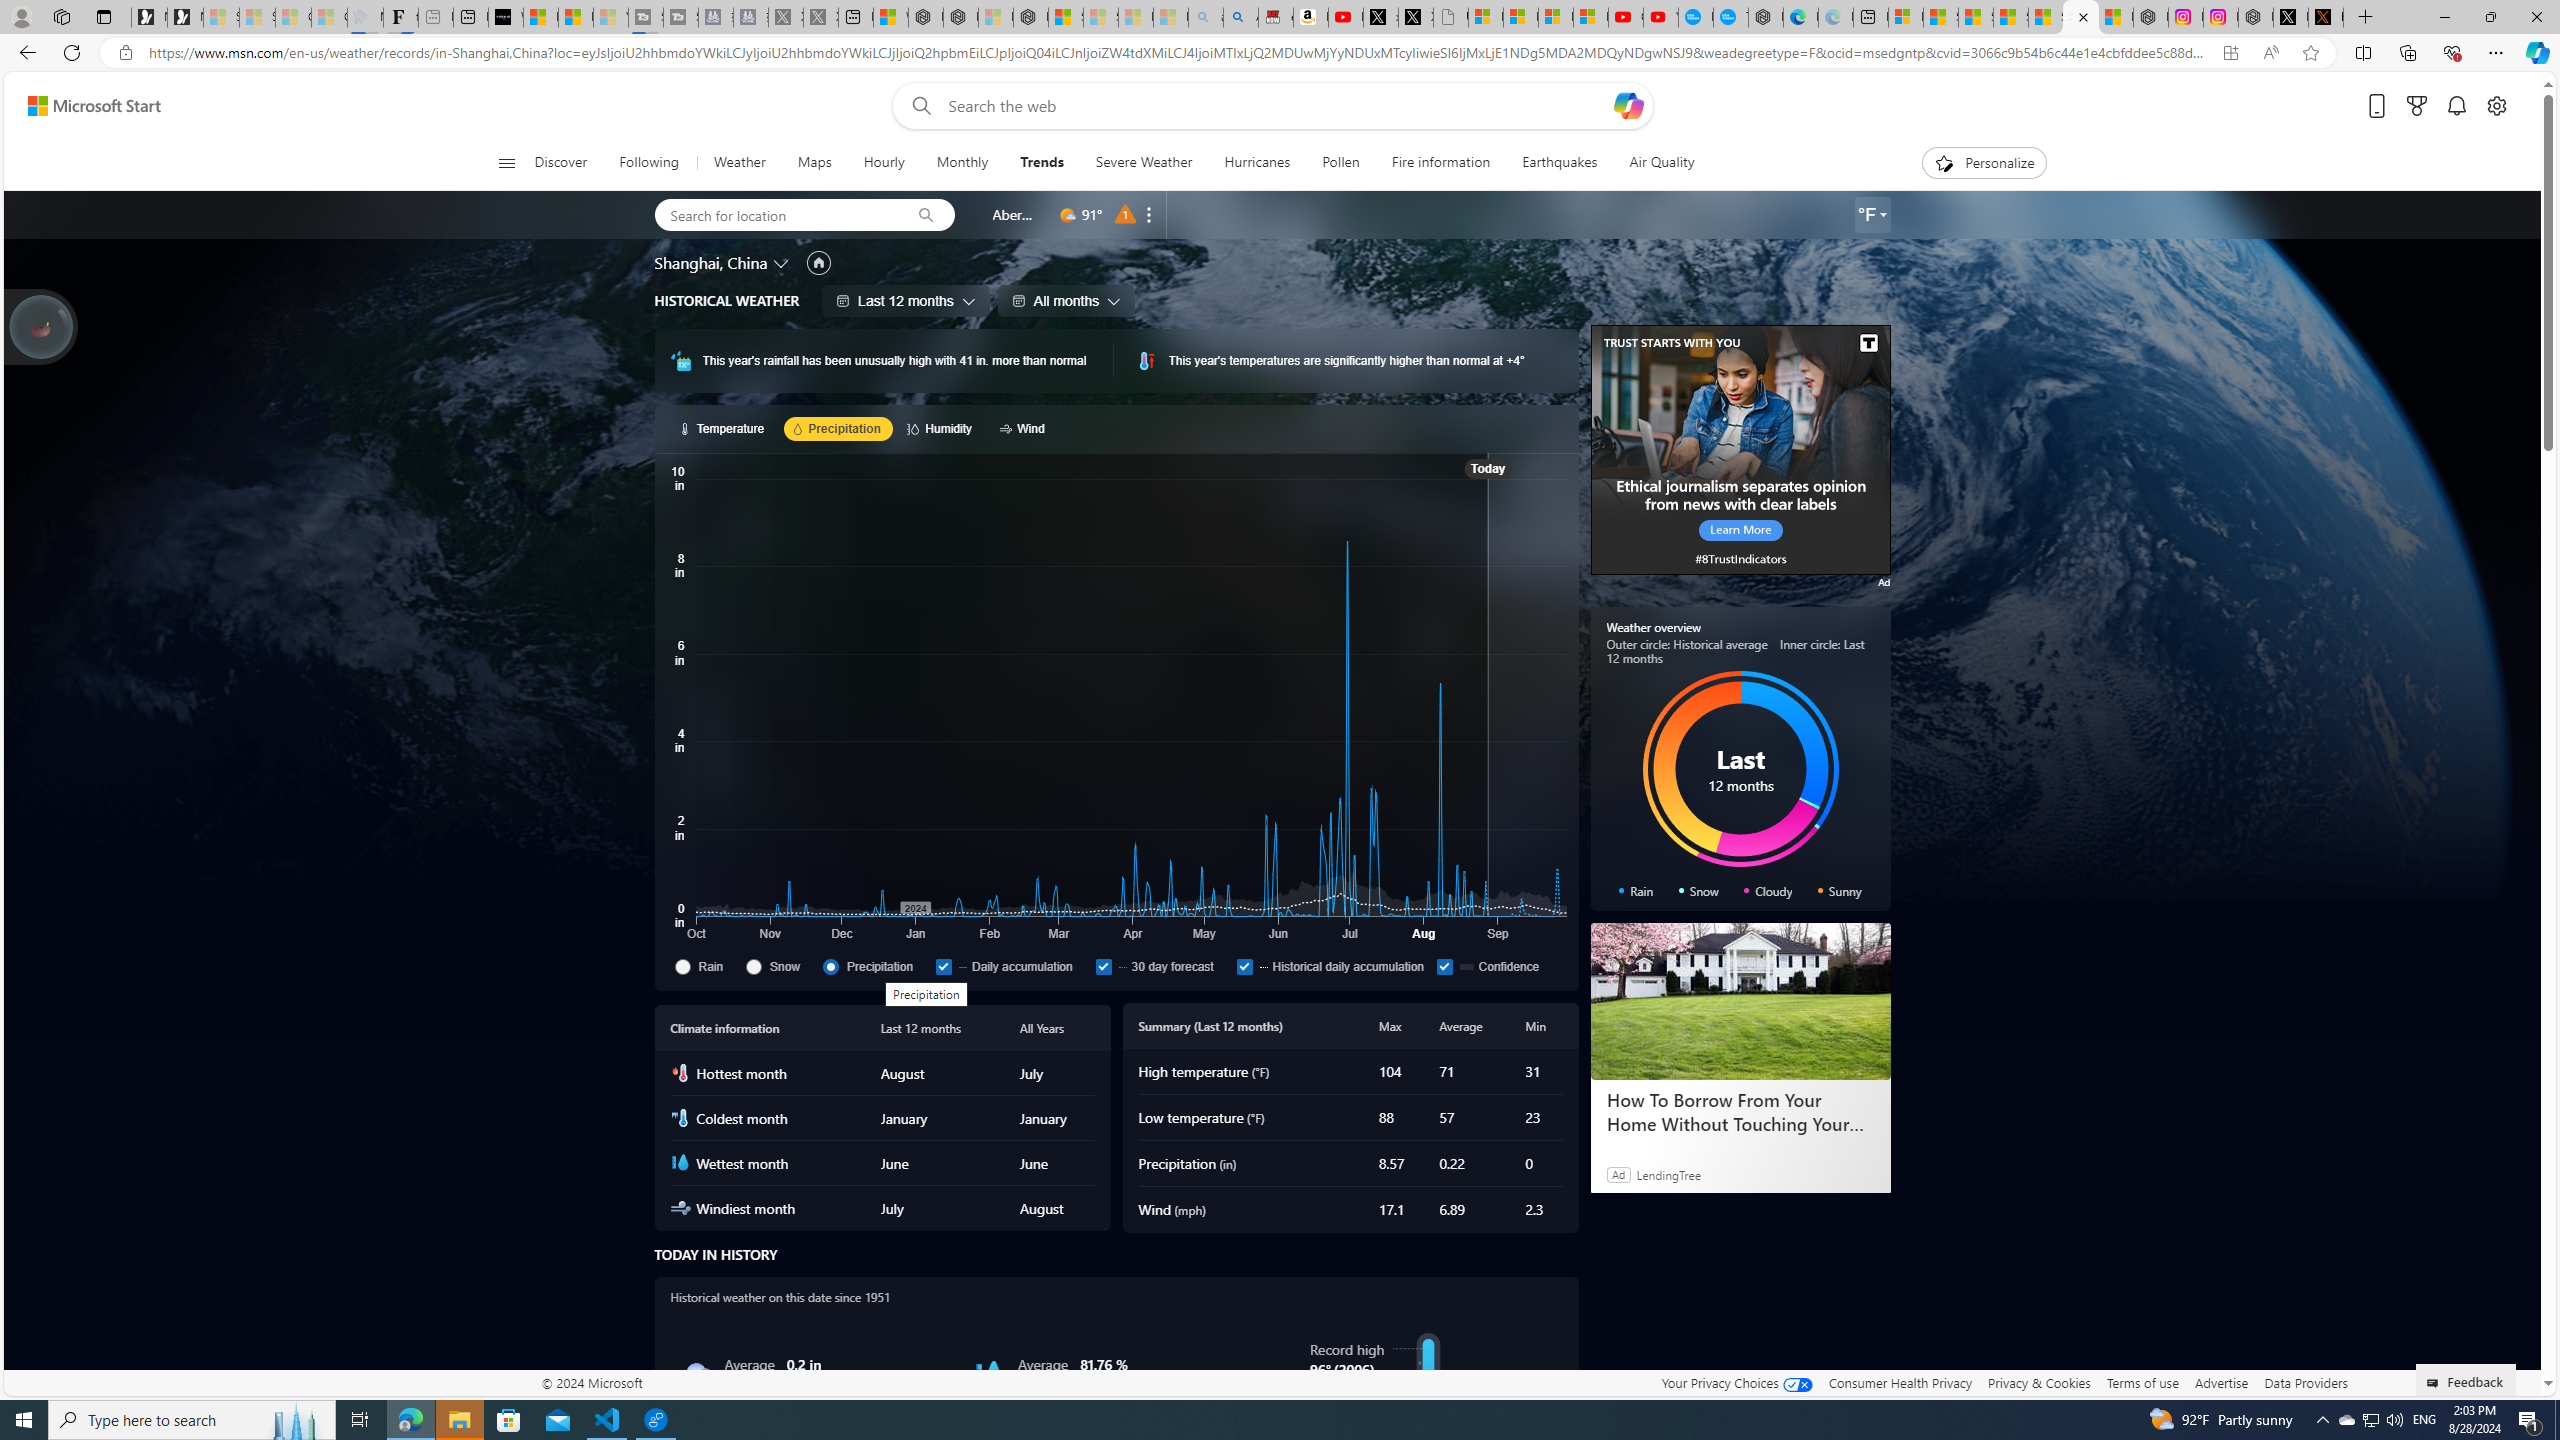 The height and width of the screenshot is (1440, 2560). Describe the element at coordinates (1660, 162) in the screenshot. I see `'Air Quality'` at that location.